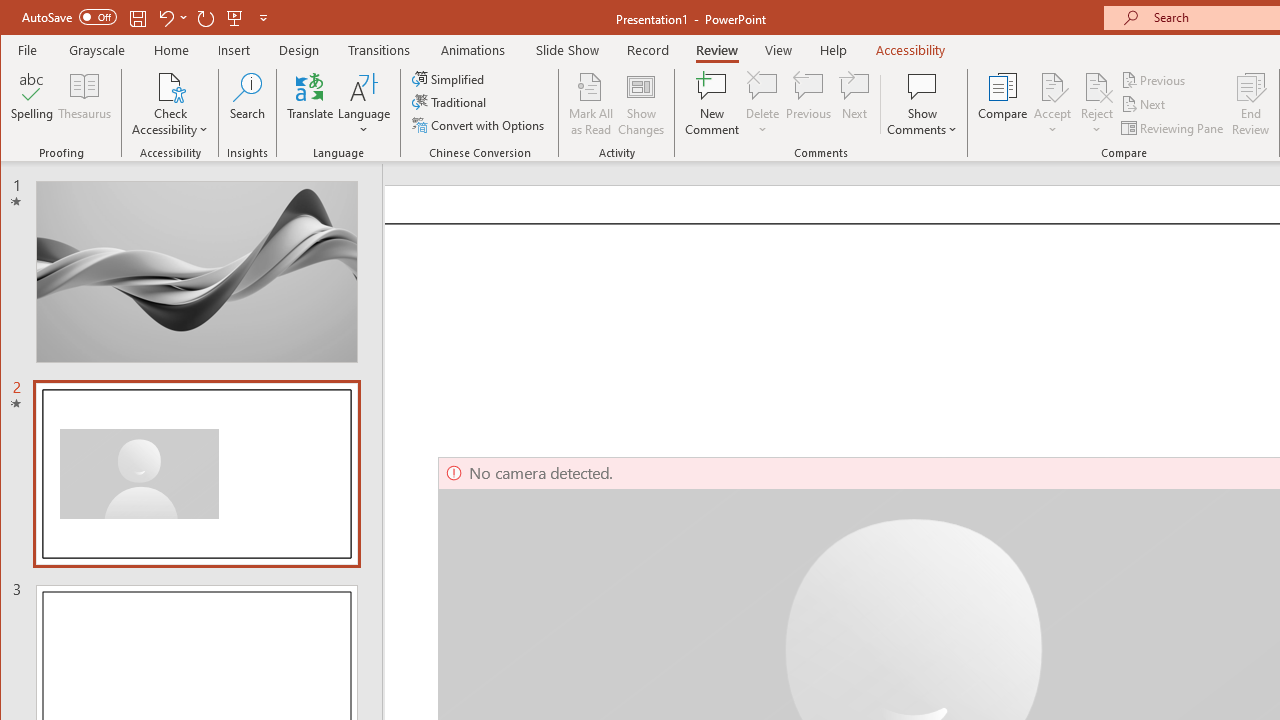  What do you see at coordinates (1144, 104) in the screenshot?
I see `'Next'` at bounding box center [1144, 104].